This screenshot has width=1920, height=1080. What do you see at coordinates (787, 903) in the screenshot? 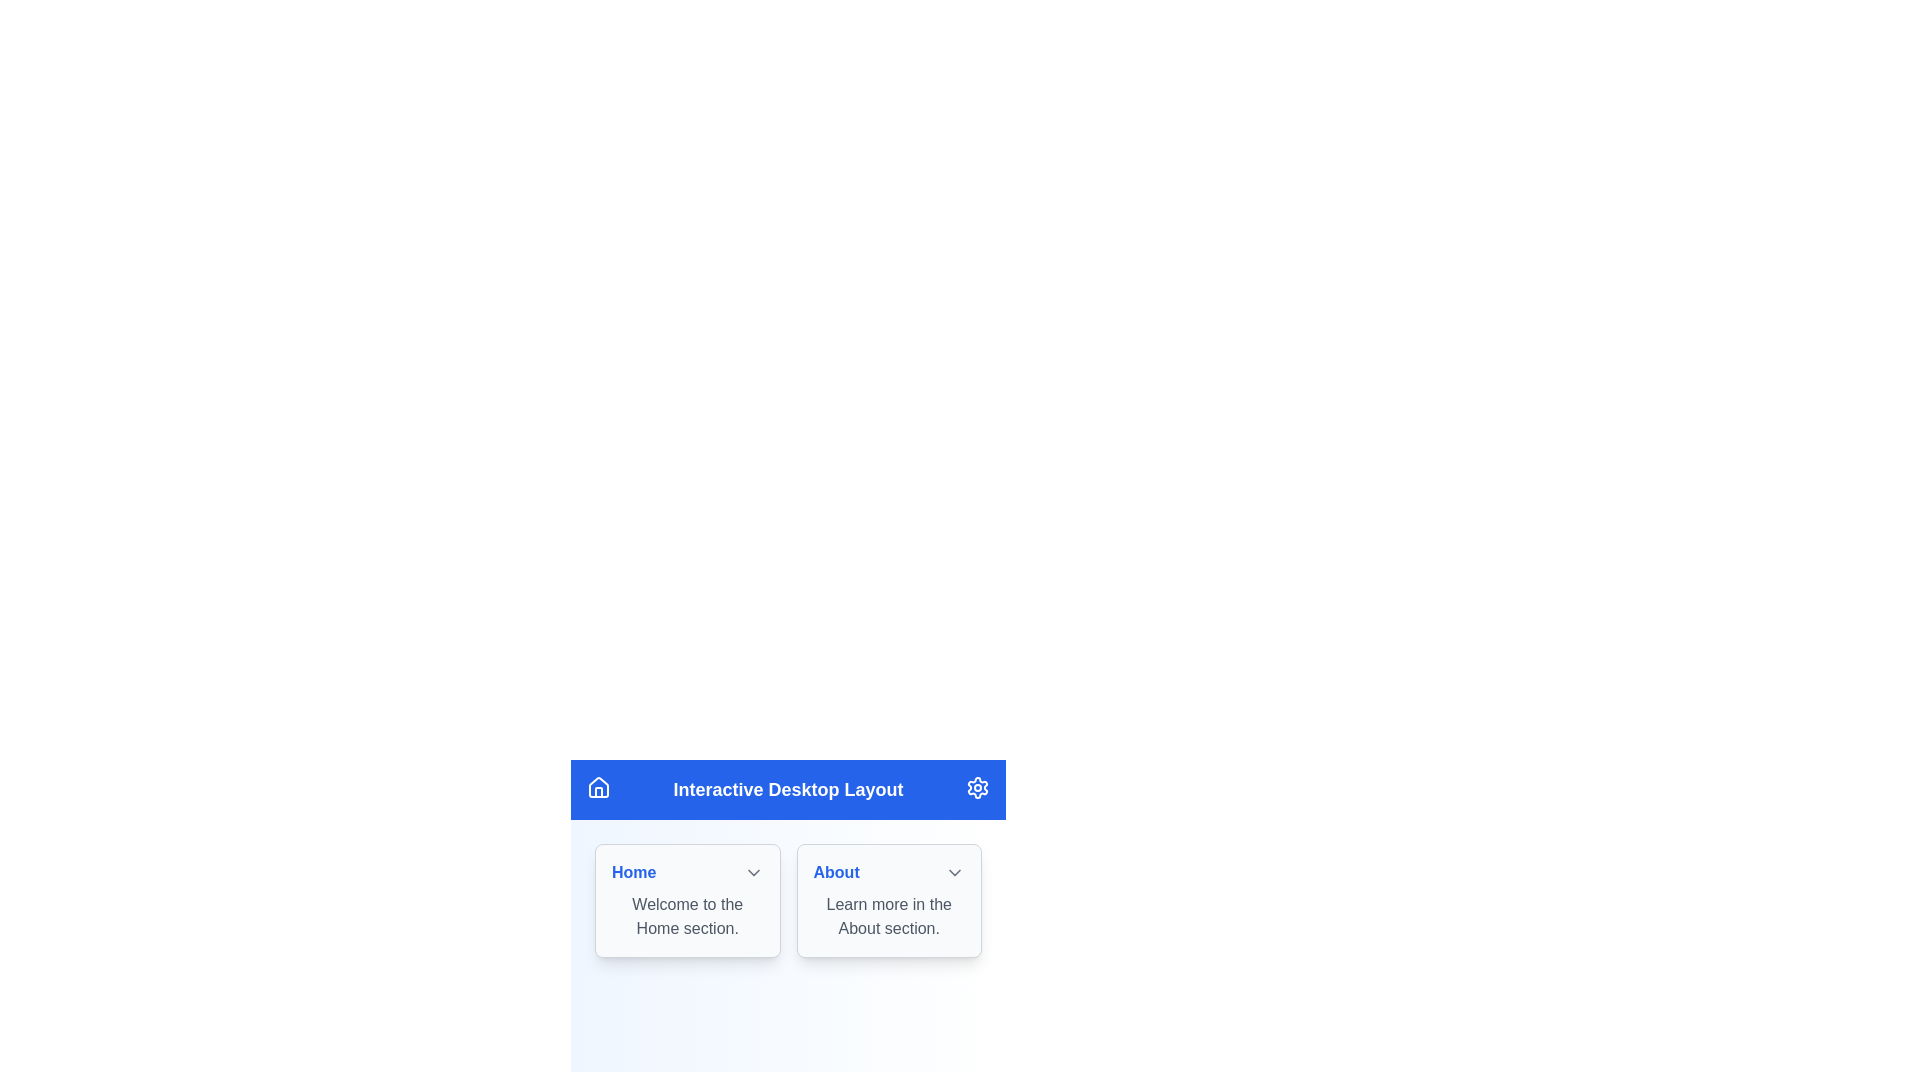
I see `the navigational panel that displays 'Home' and 'About' sections` at bounding box center [787, 903].